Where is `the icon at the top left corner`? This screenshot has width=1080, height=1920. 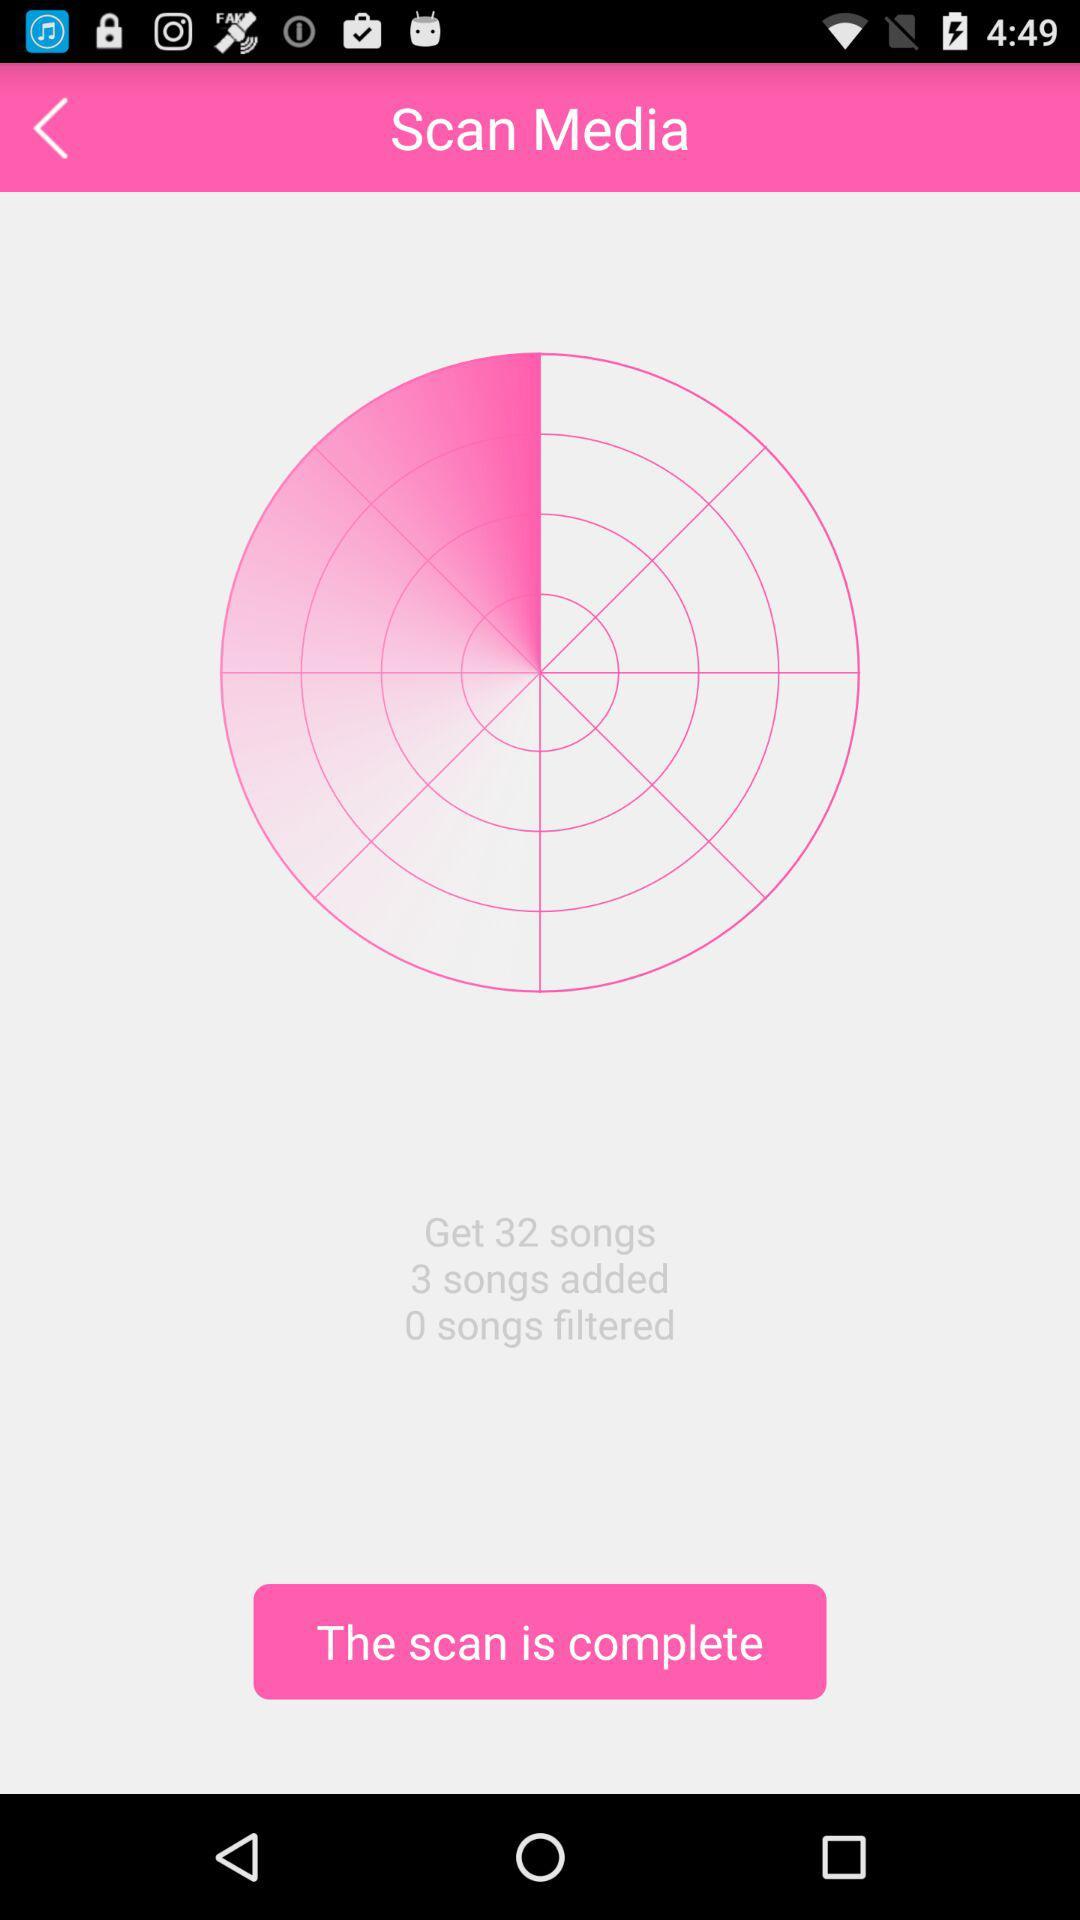
the icon at the top left corner is located at coordinates (49, 126).